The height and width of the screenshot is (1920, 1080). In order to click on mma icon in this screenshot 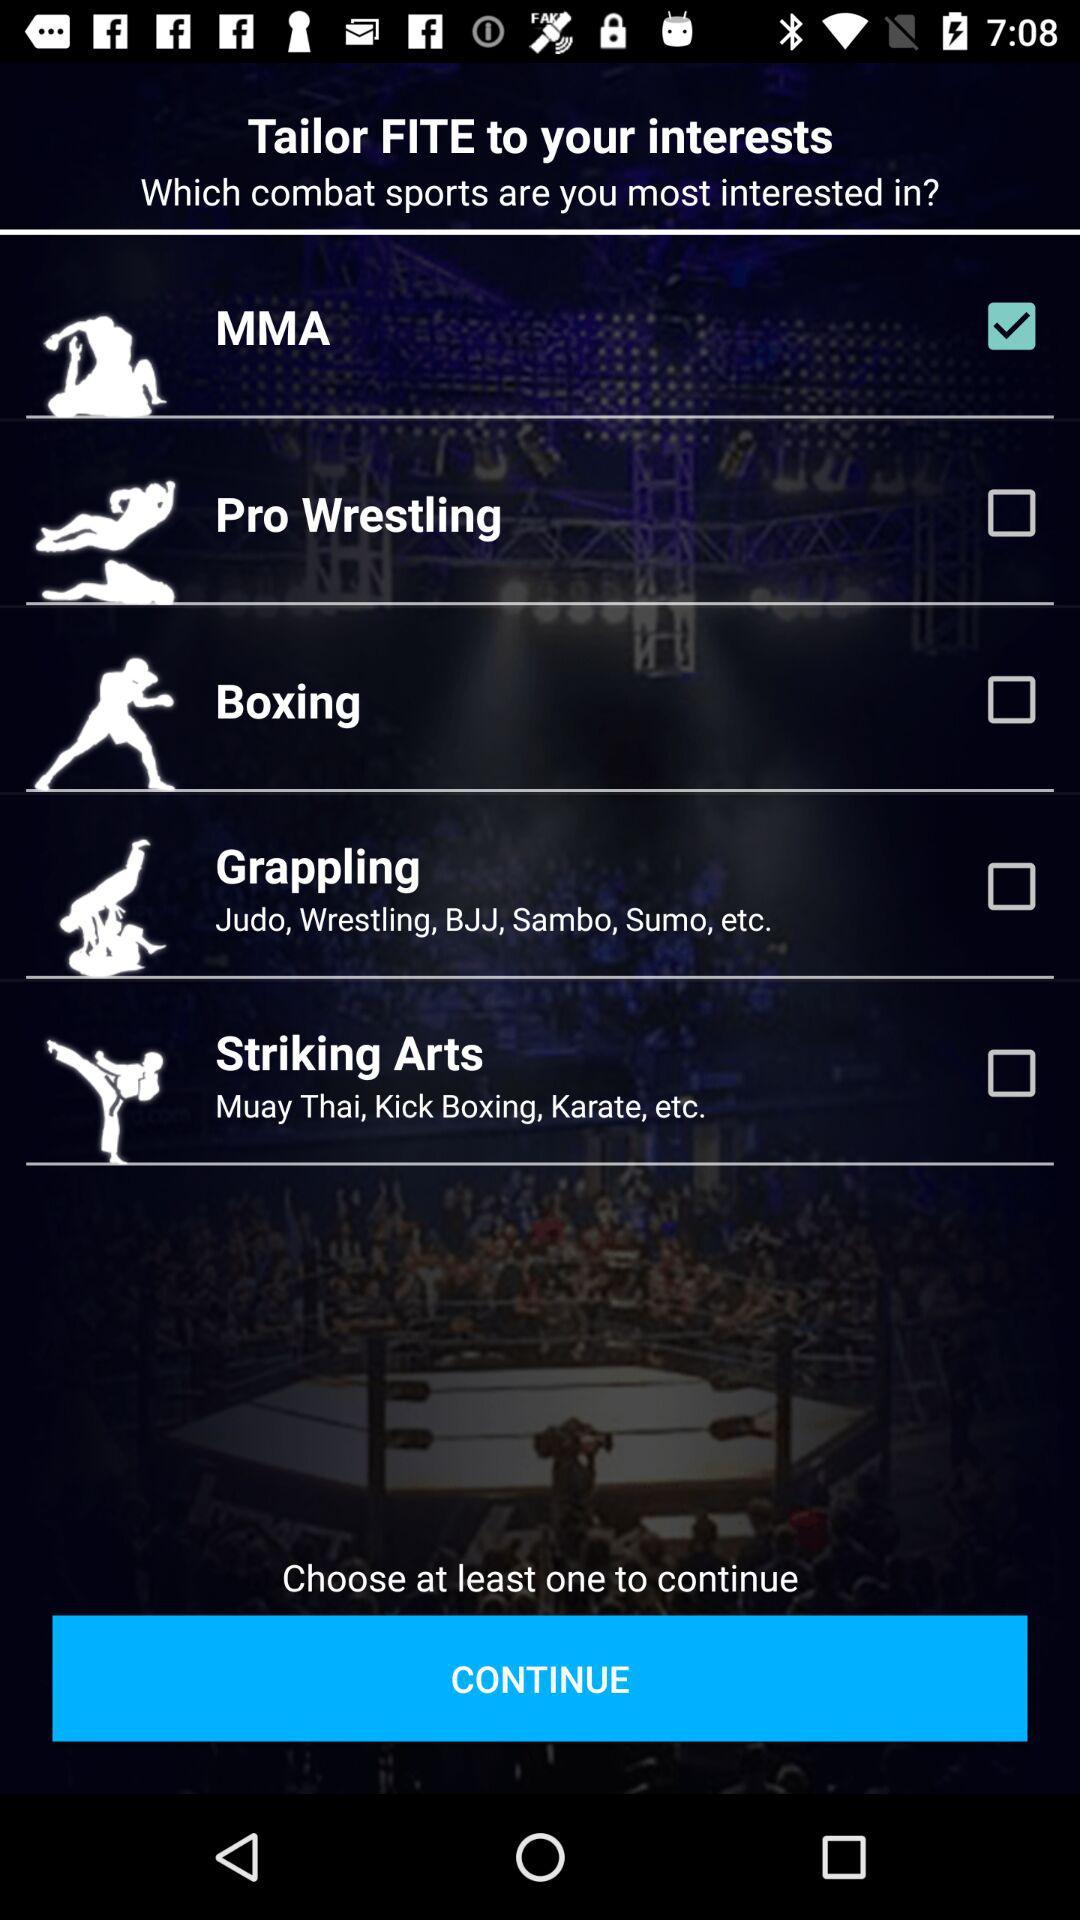, I will do `click(272, 326)`.